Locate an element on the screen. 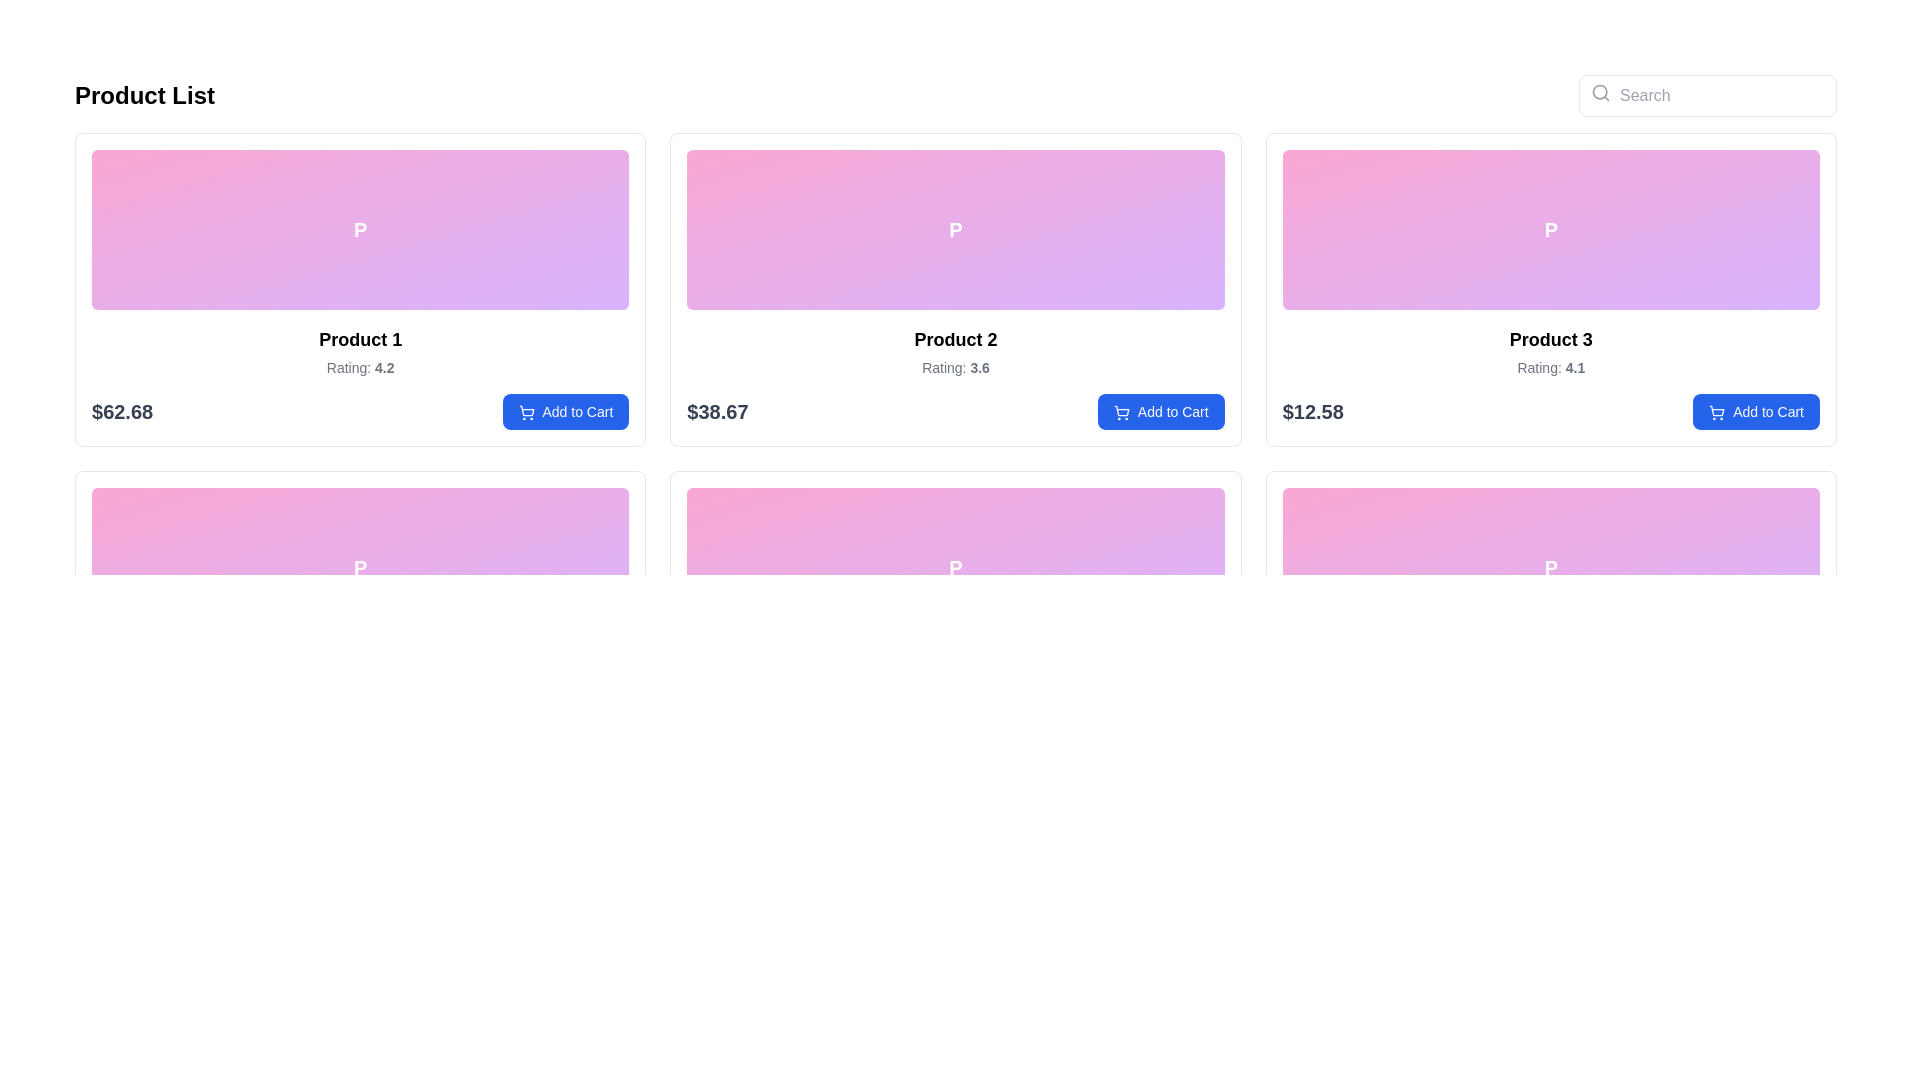 The height and width of the screenshot is (1080, 1920). the static text label for 'Product 2', which is positioned centered below the gradient image and above the rating text 'Rating: 3.6' is located at coordinates (954, 338).